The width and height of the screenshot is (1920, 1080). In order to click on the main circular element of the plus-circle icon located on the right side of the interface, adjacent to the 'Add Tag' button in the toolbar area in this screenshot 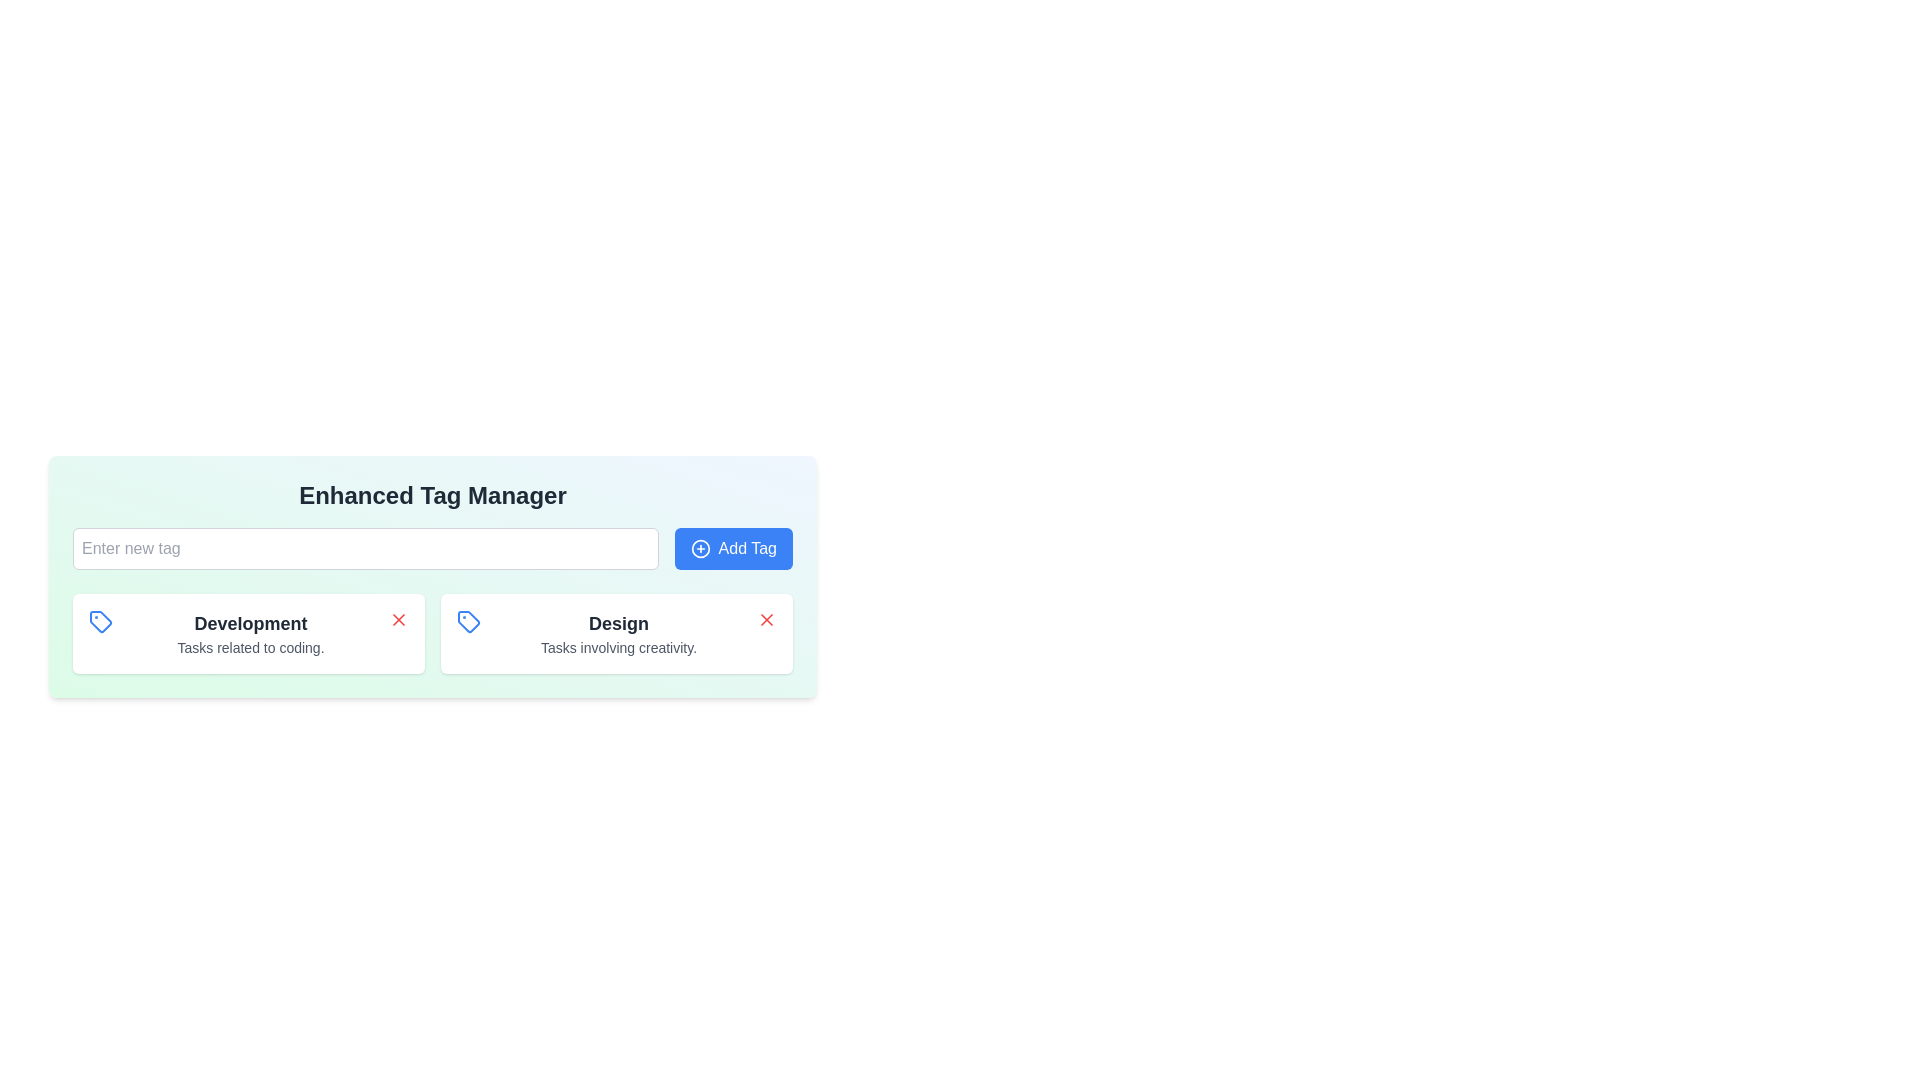, I will do `click(700, 548)`.